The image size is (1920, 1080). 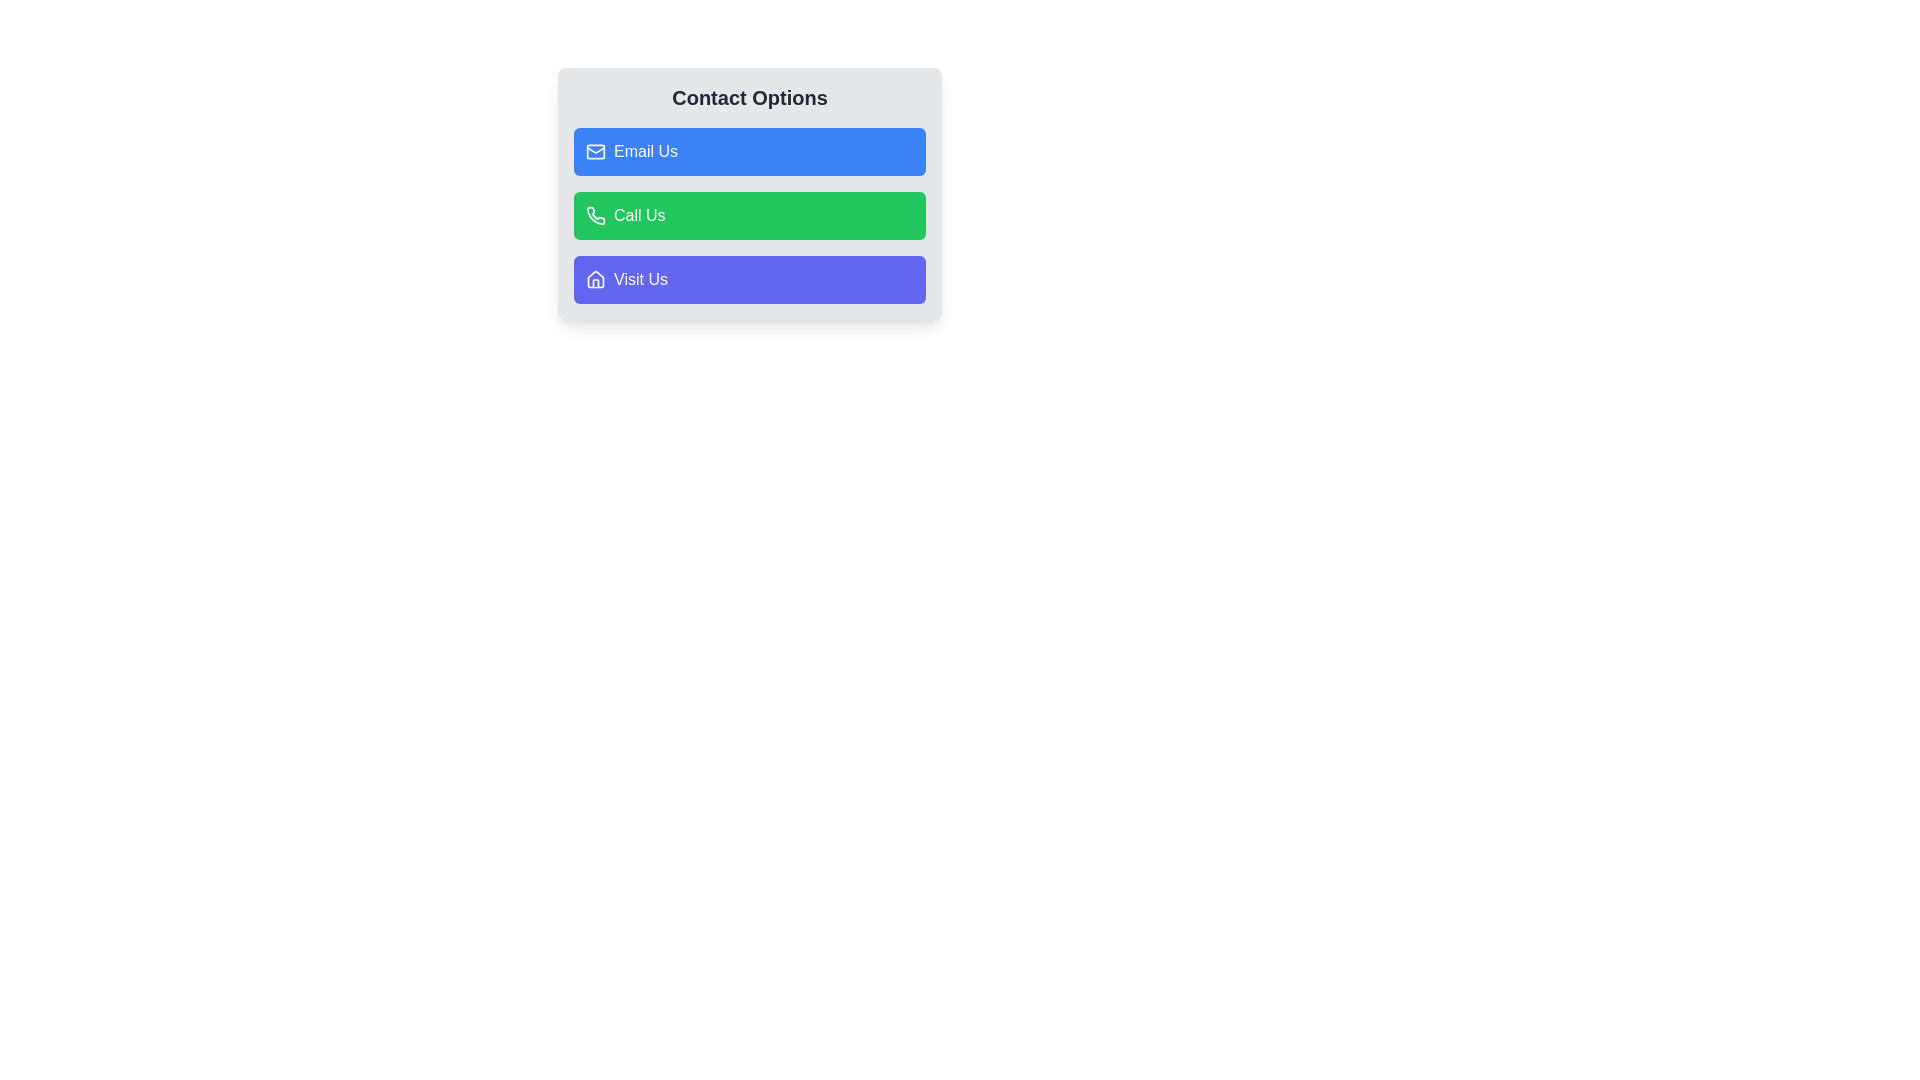 What do you see at coordinates (594, 280) in the screenshot?
I see `the small house-shaped icon located to the left of the 'Visit Us' text within the button at the bottom of the contact options section` at bounding box center [594, 280].